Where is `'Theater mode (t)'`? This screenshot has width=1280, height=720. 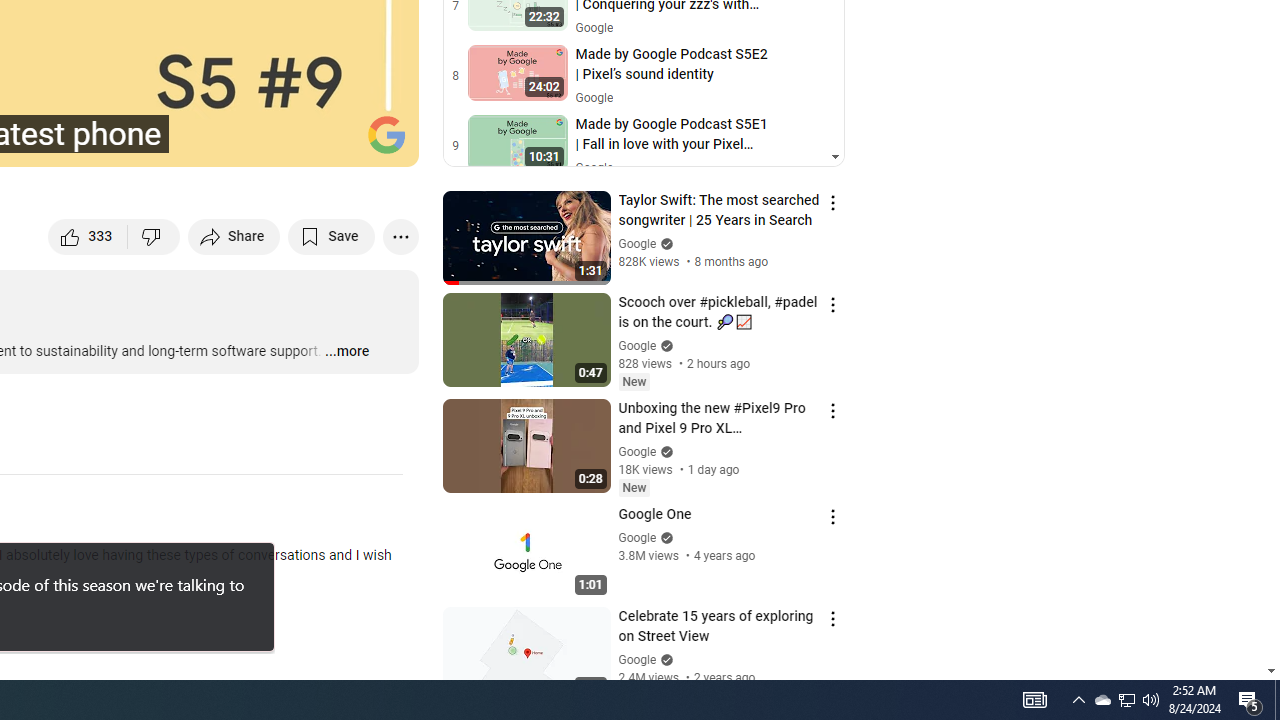
'Theater mode (t)' is located at coordinates (334, 141).